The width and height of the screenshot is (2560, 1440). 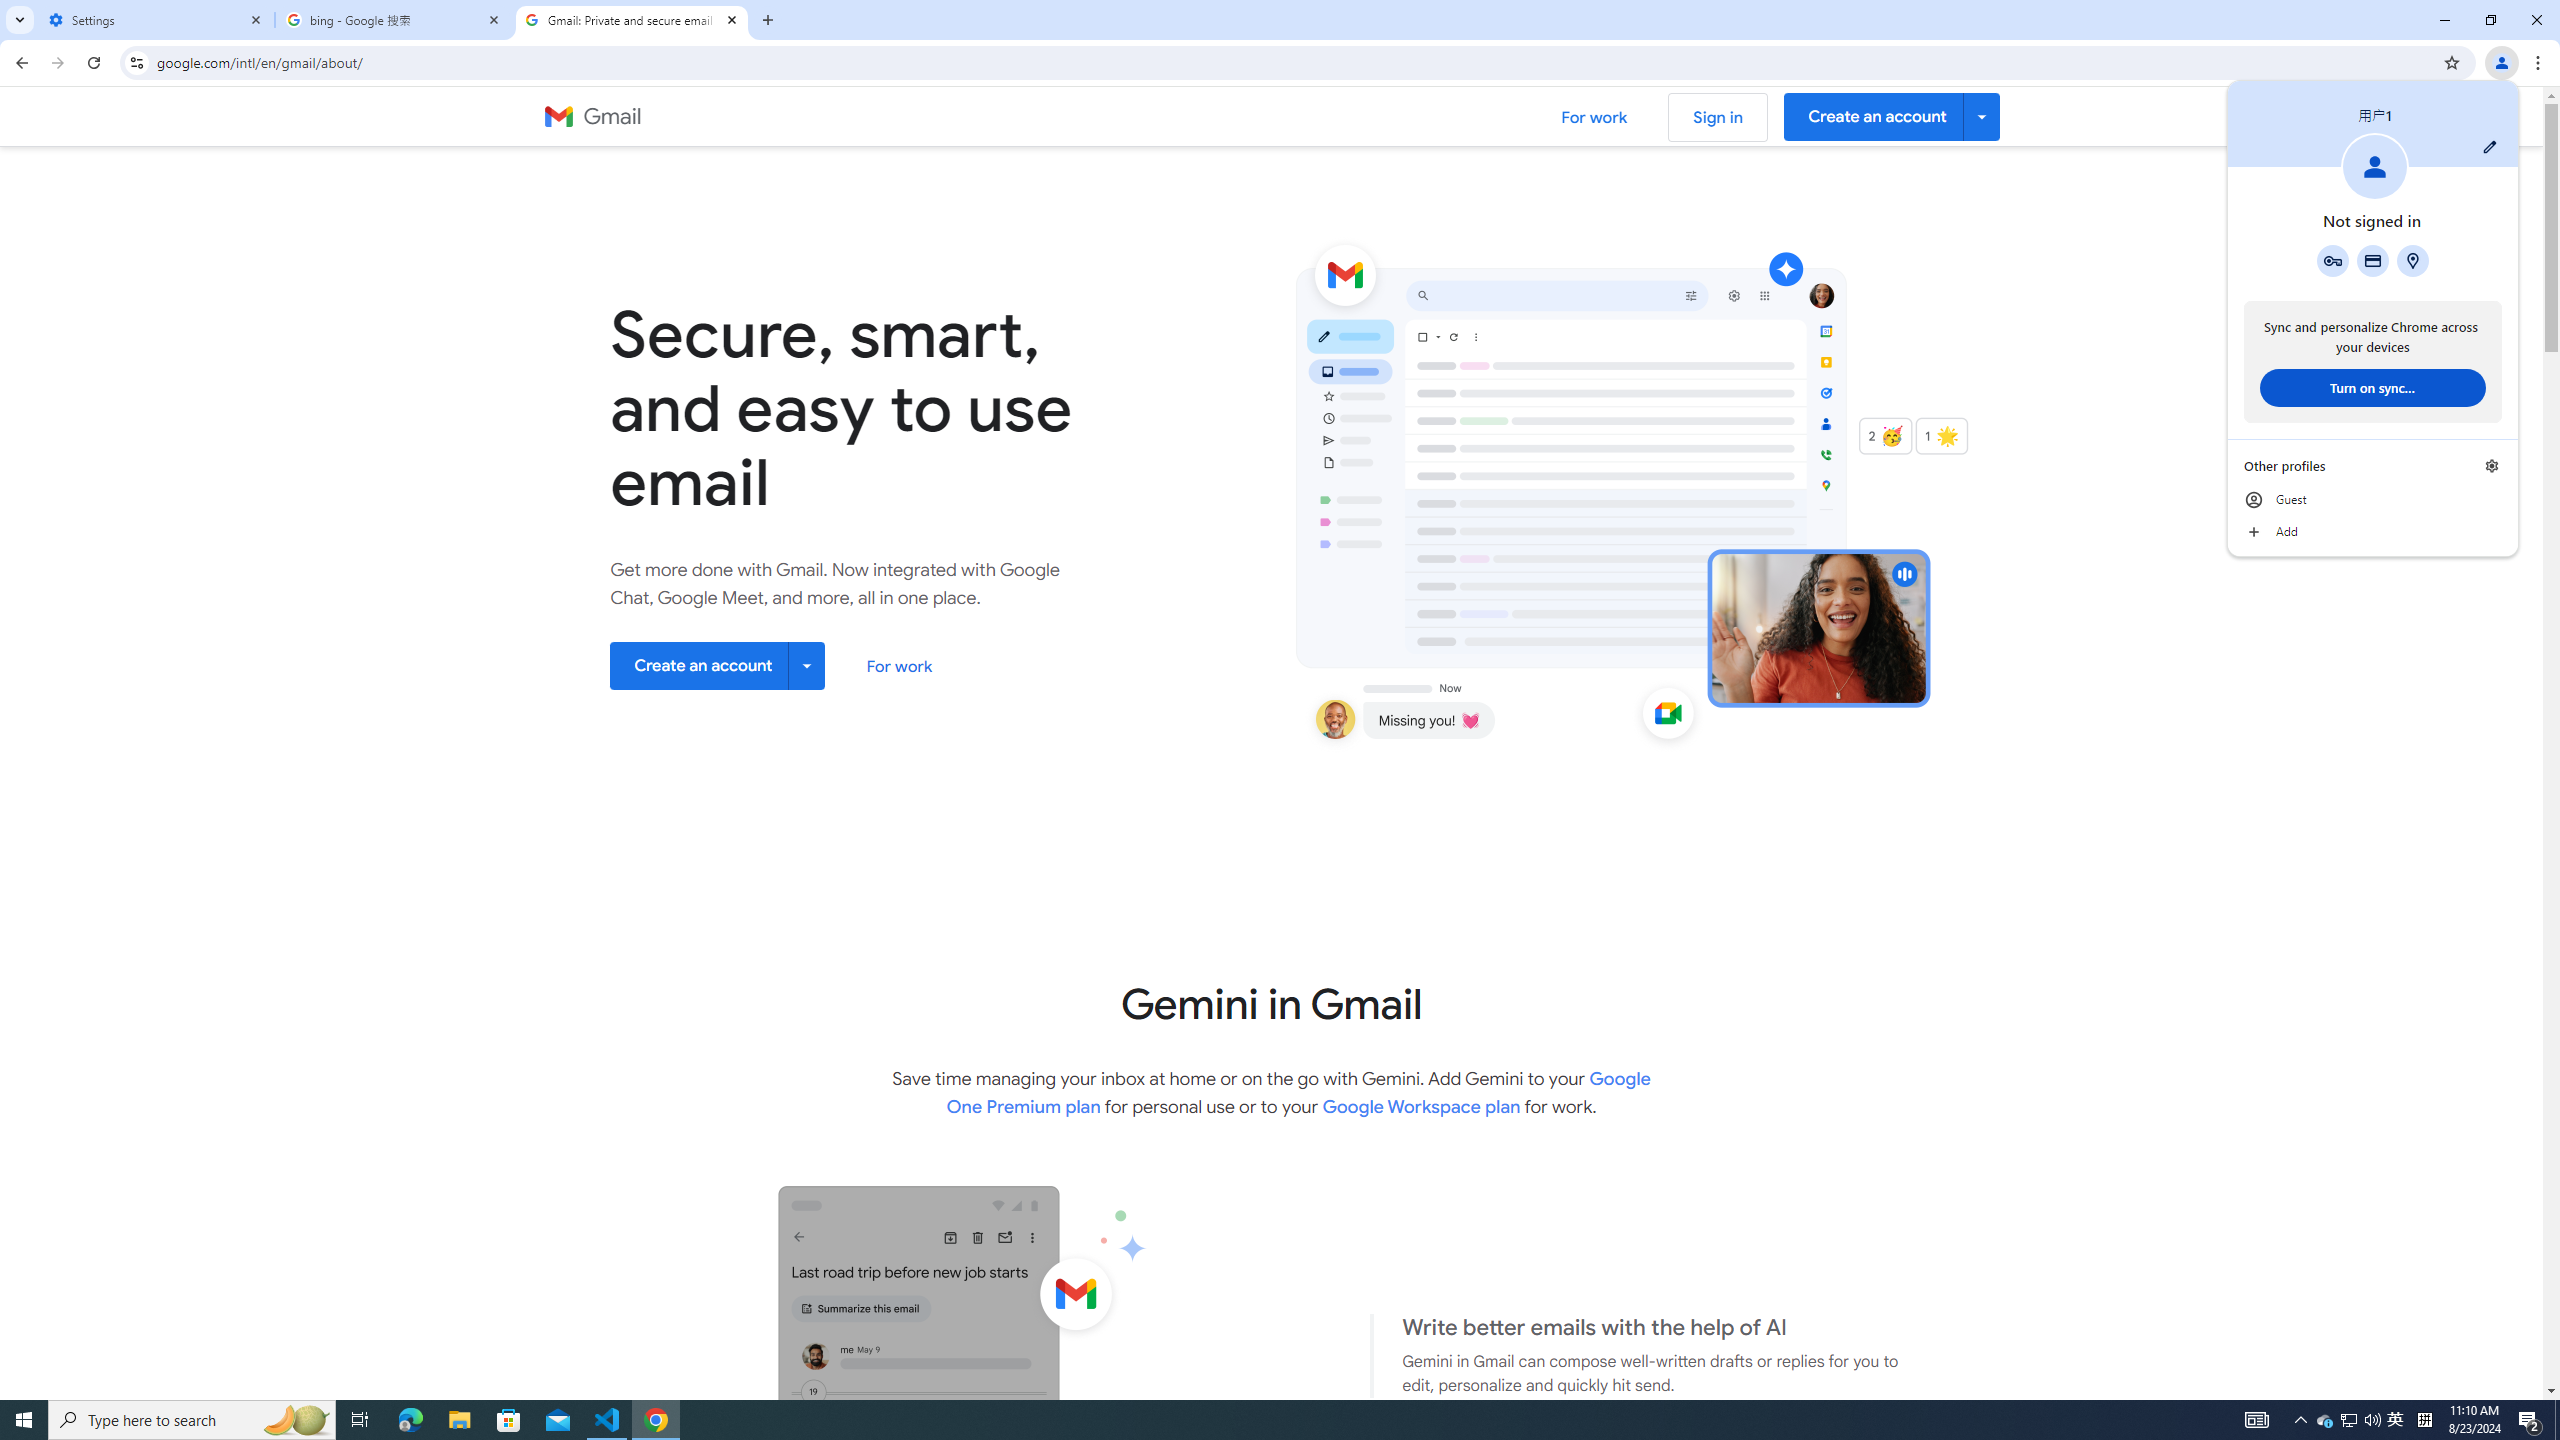 What do you see at coordinates (509, 1418) in the screenshot?
I see `'Microsoft Store'` at bounding box center [509, 1418].